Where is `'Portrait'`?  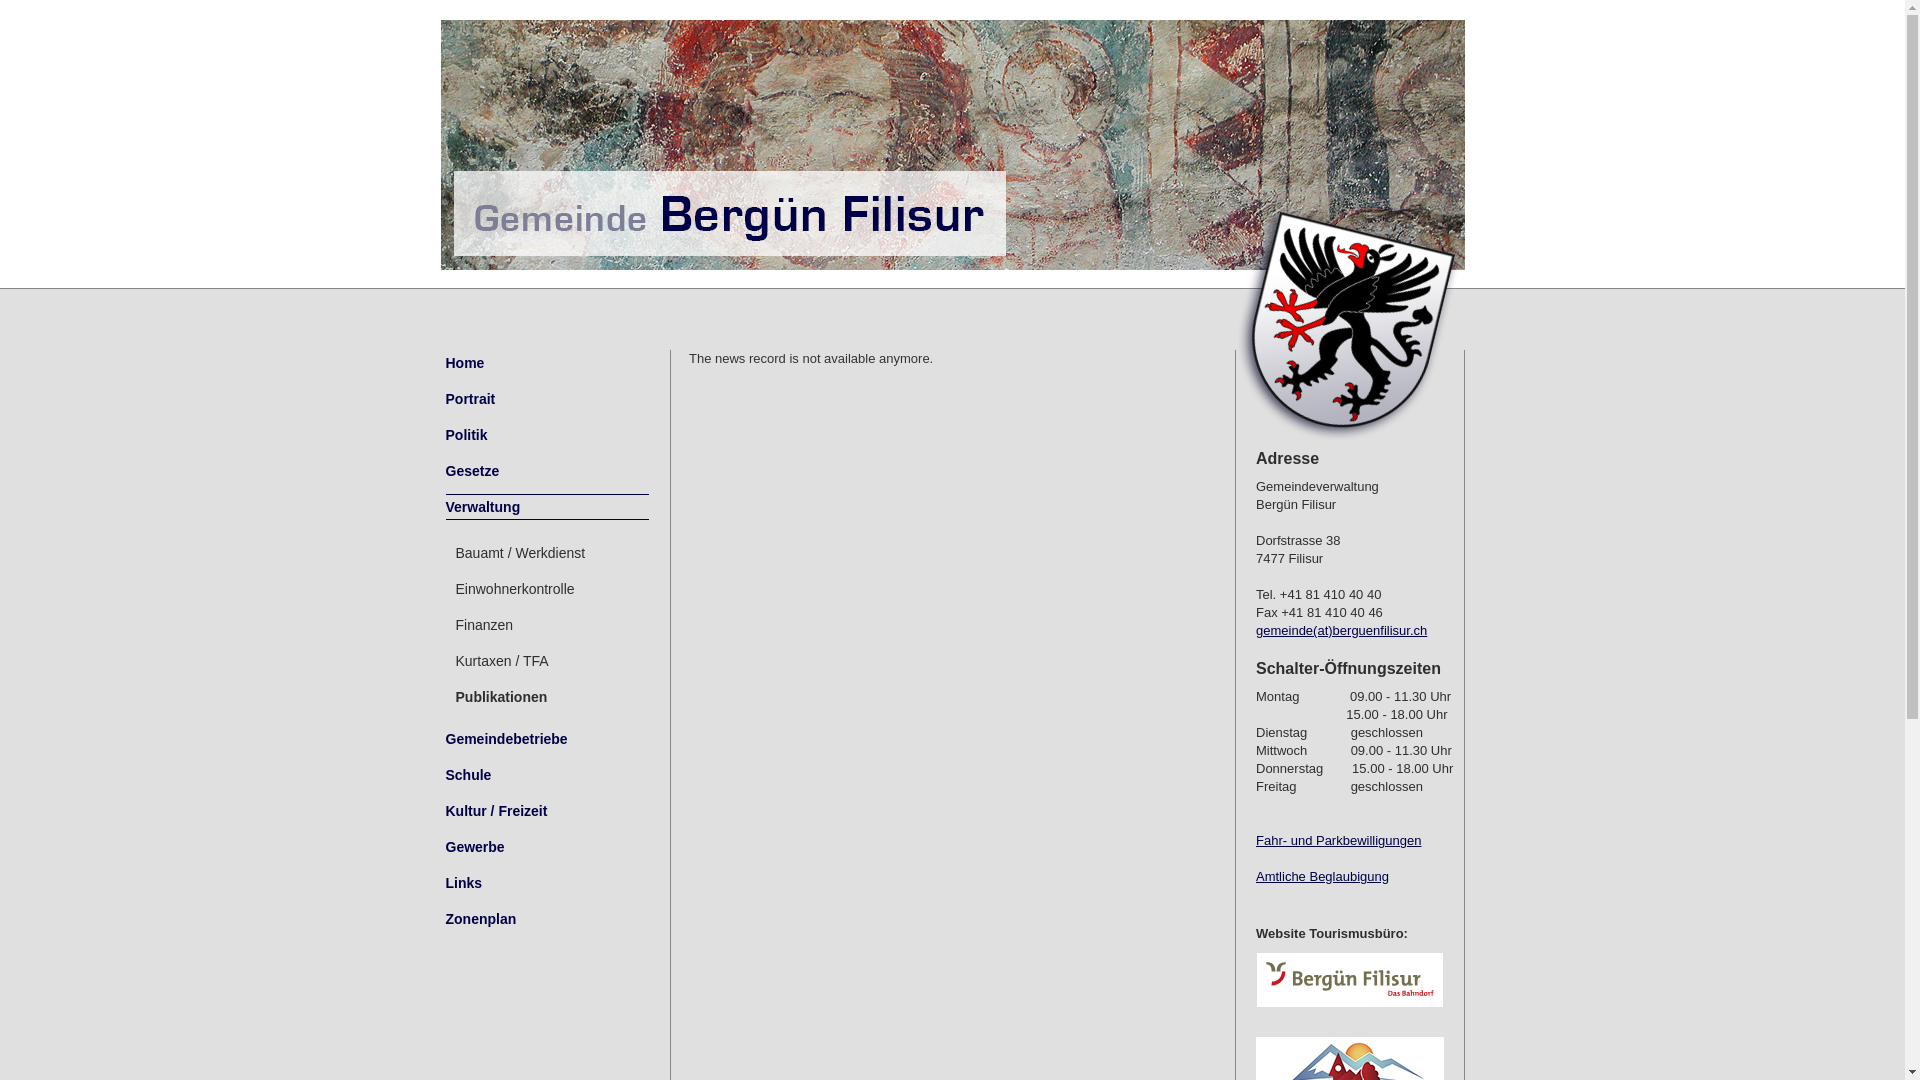
'Portrait' is located at coordinates (547, 398).